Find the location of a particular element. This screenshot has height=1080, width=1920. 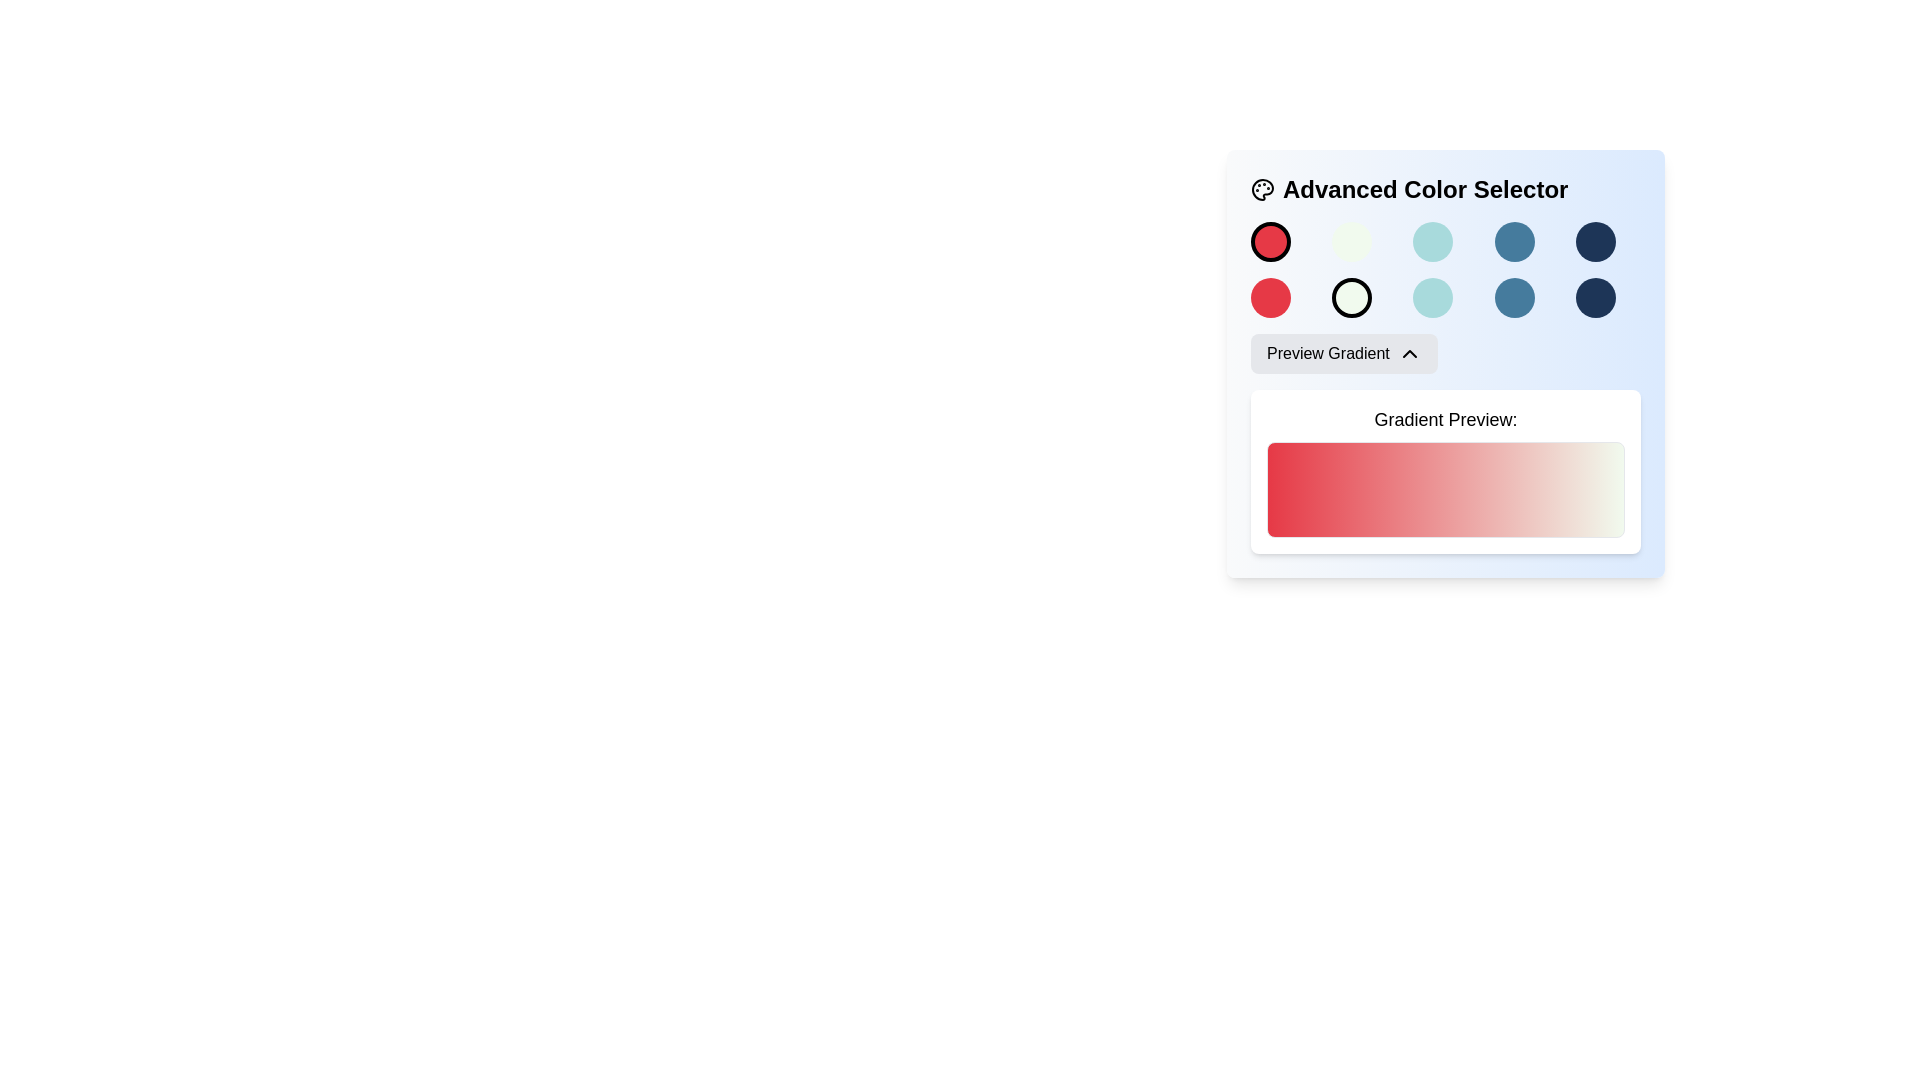

the color circle in the horizontal grid of selectable color circles located beneath the title 'Advanced Color Selector' is located at coordinates (1445, 241).